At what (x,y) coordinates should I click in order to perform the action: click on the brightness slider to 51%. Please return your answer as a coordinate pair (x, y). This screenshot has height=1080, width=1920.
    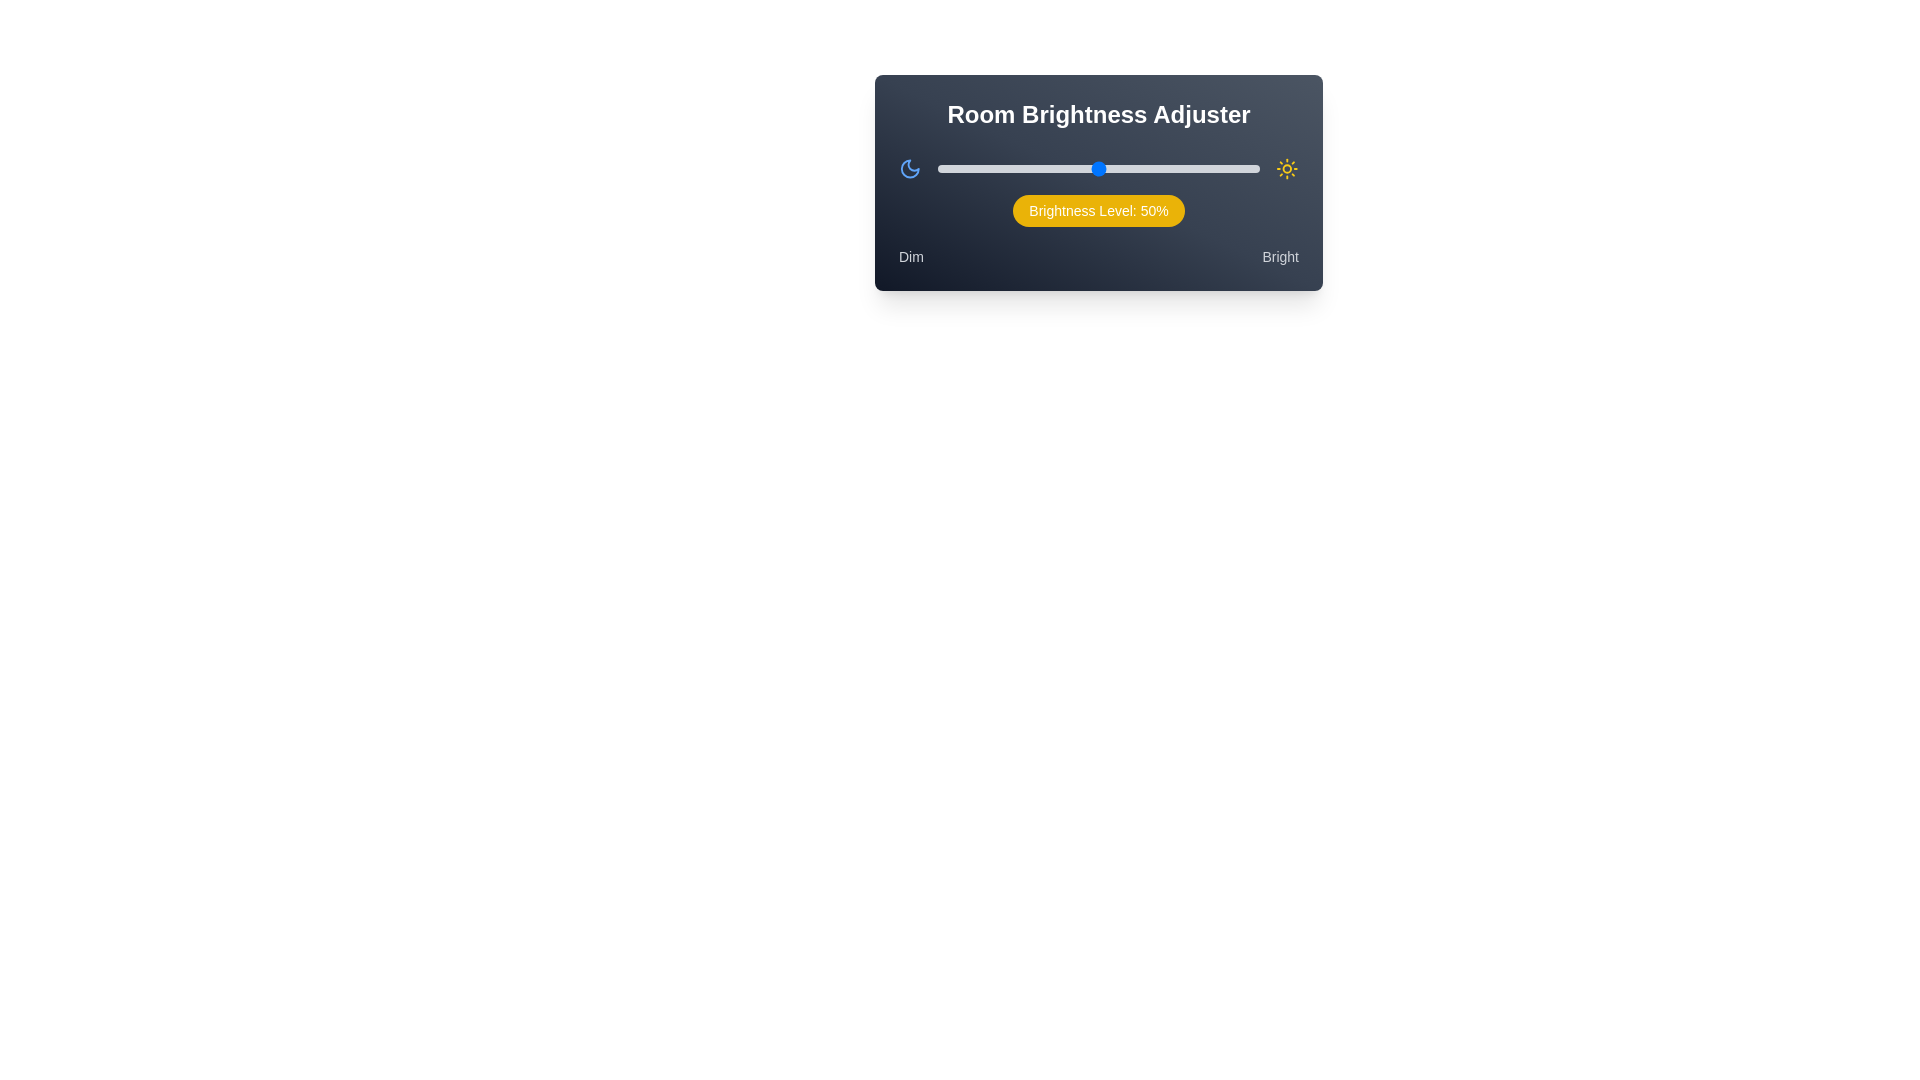
    Looking at the image, I should click on (1101, 168).